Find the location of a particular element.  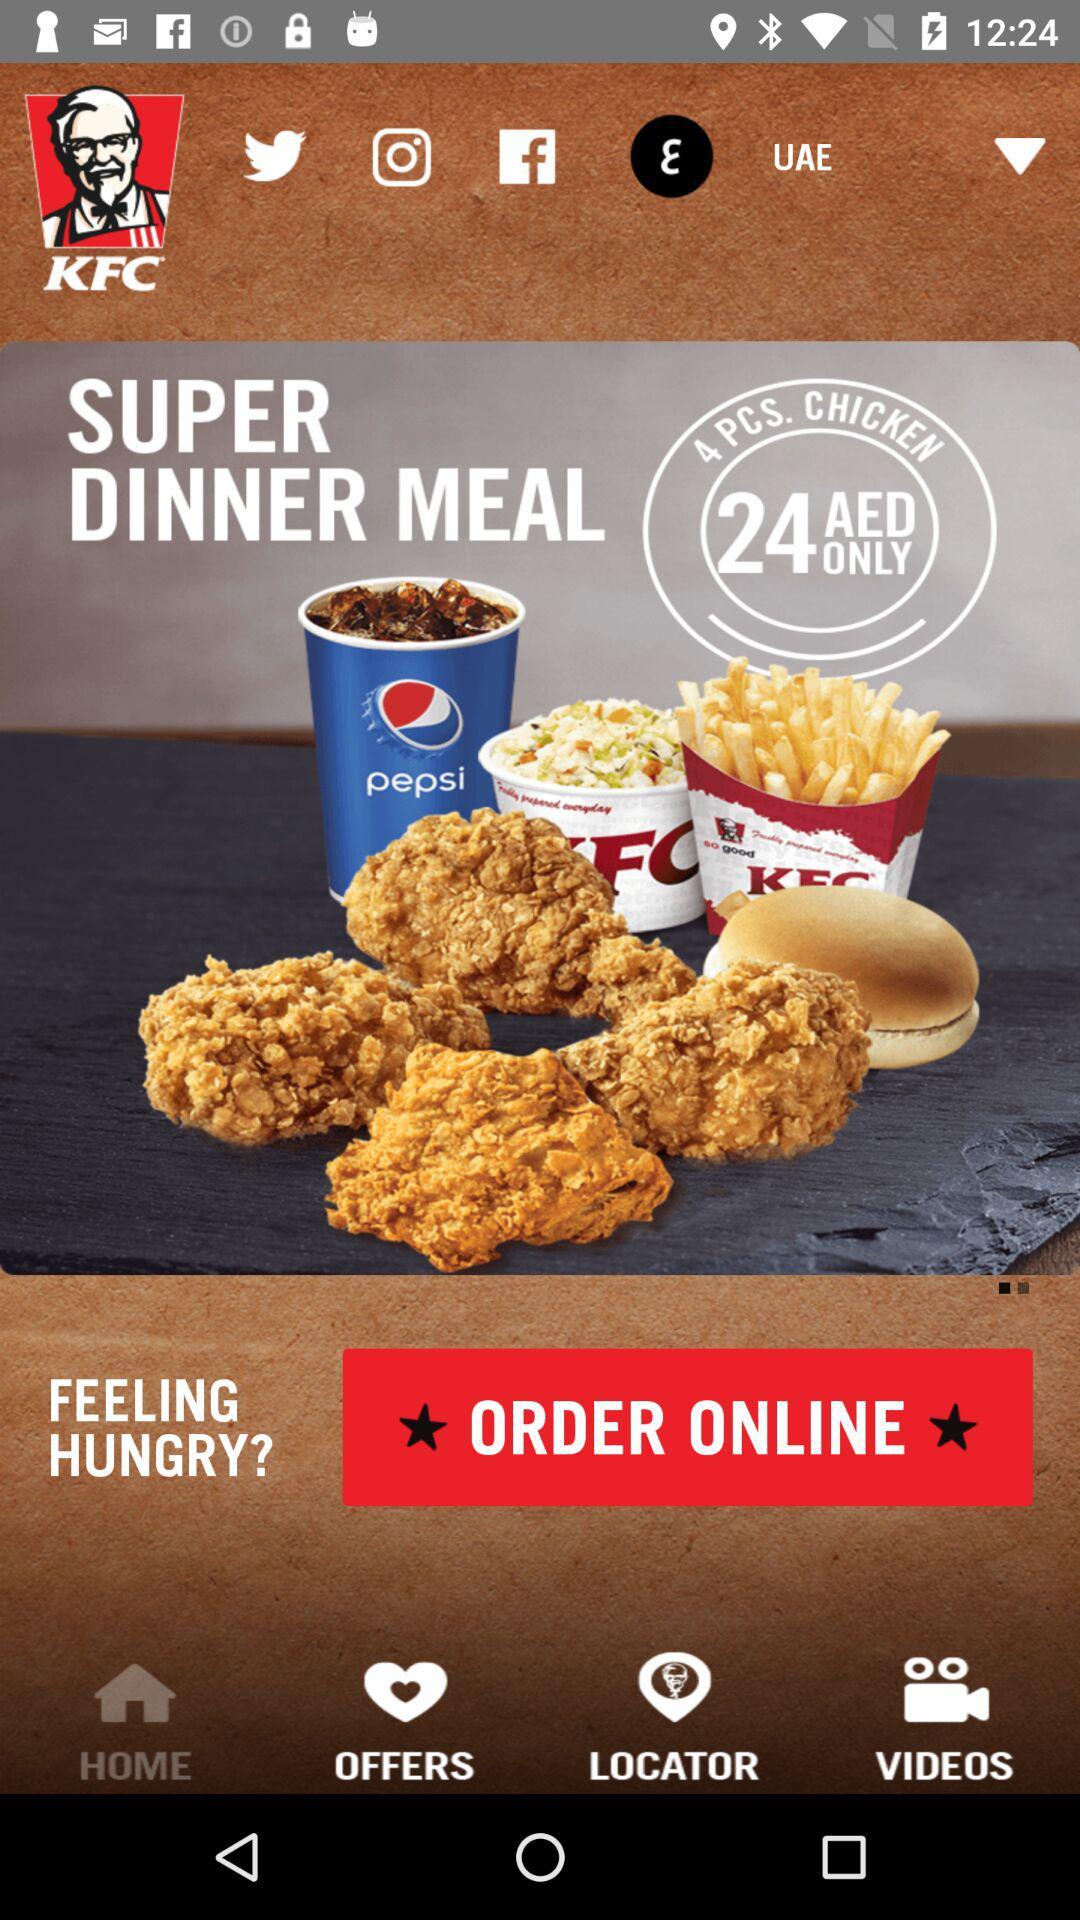

the twitter icon is located at coordinates (273, 155).